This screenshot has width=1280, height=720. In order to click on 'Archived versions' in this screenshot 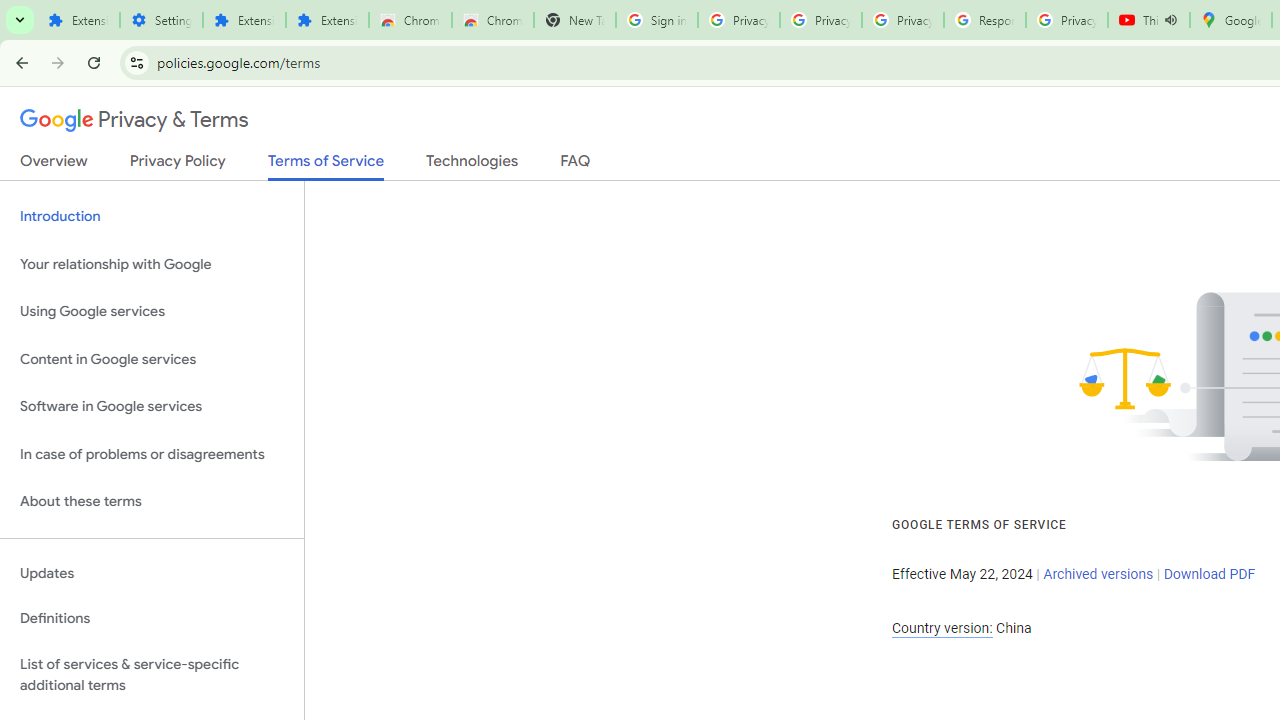, I will do `click(1097, 574)`.